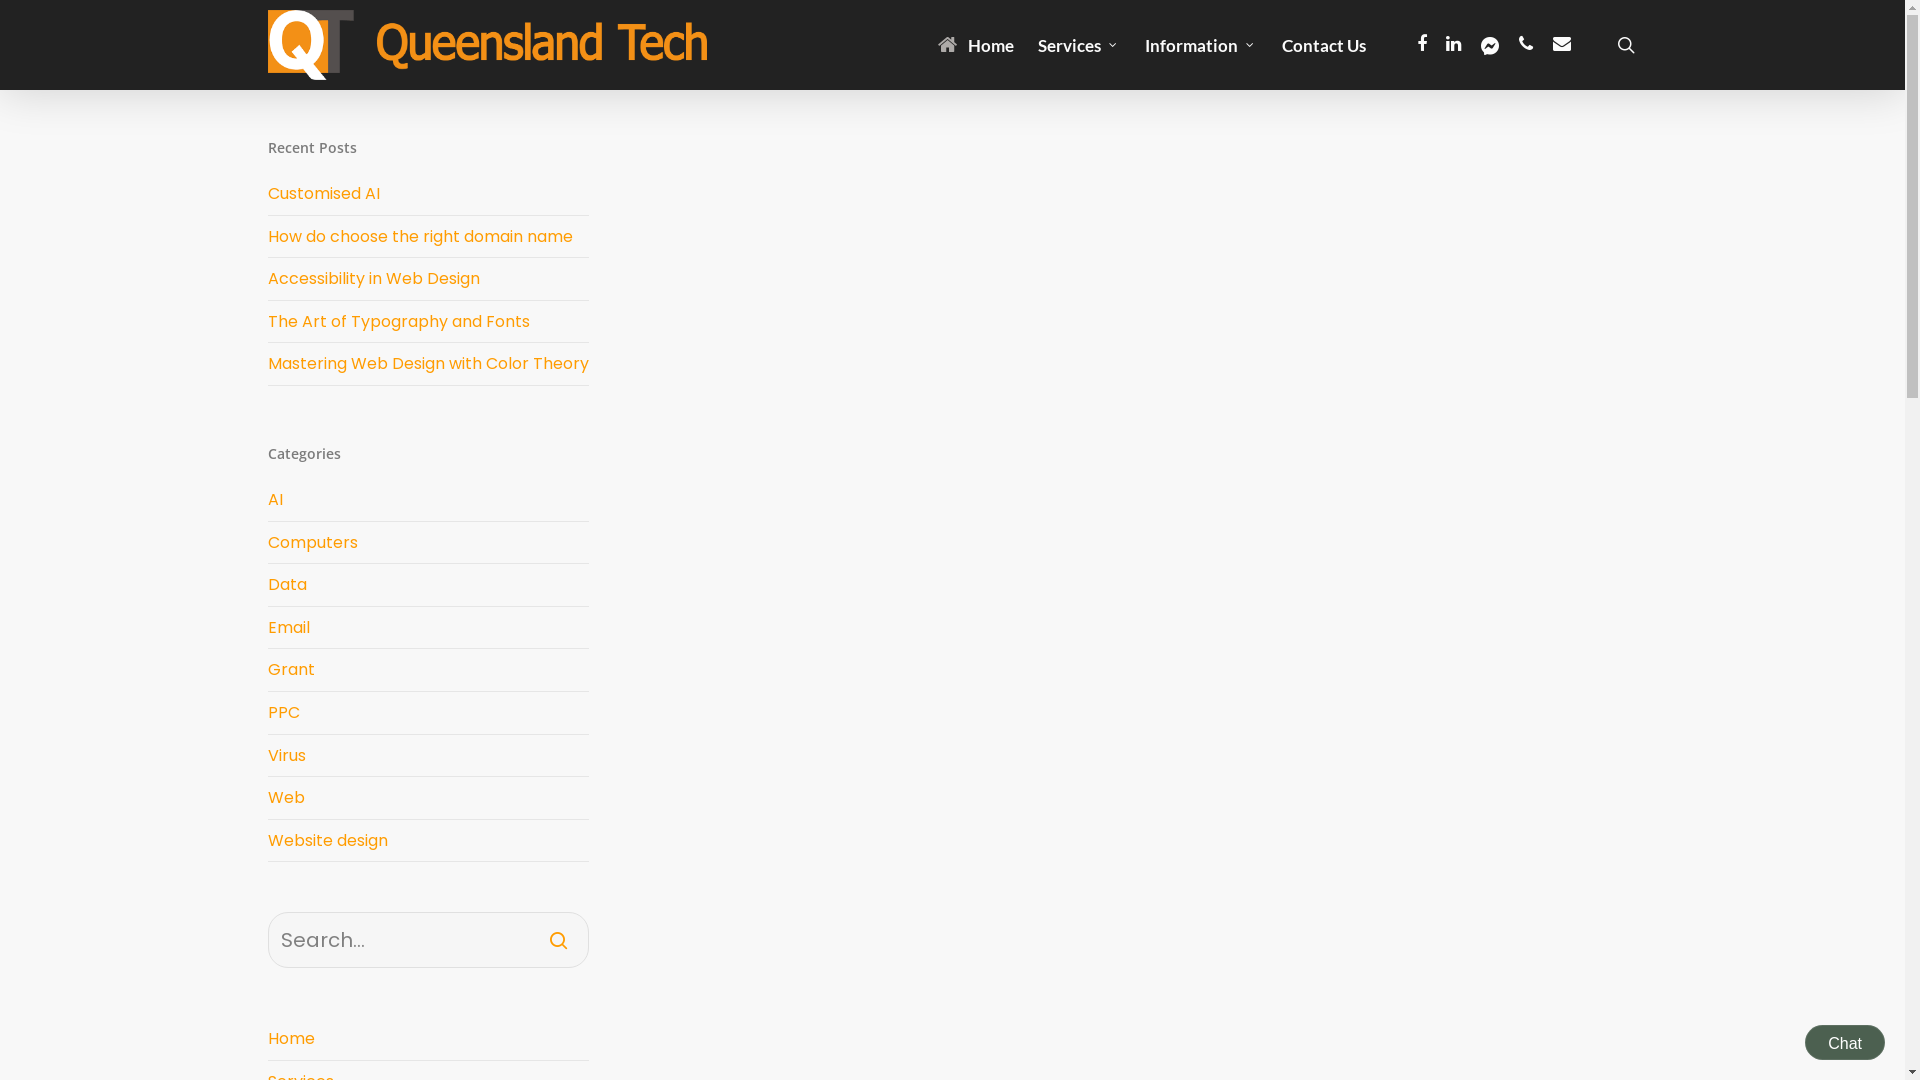  What do you see at coordinates (427, 940) in the screenshot?
I see `'Search for:'` at bounding box center [427, 940].